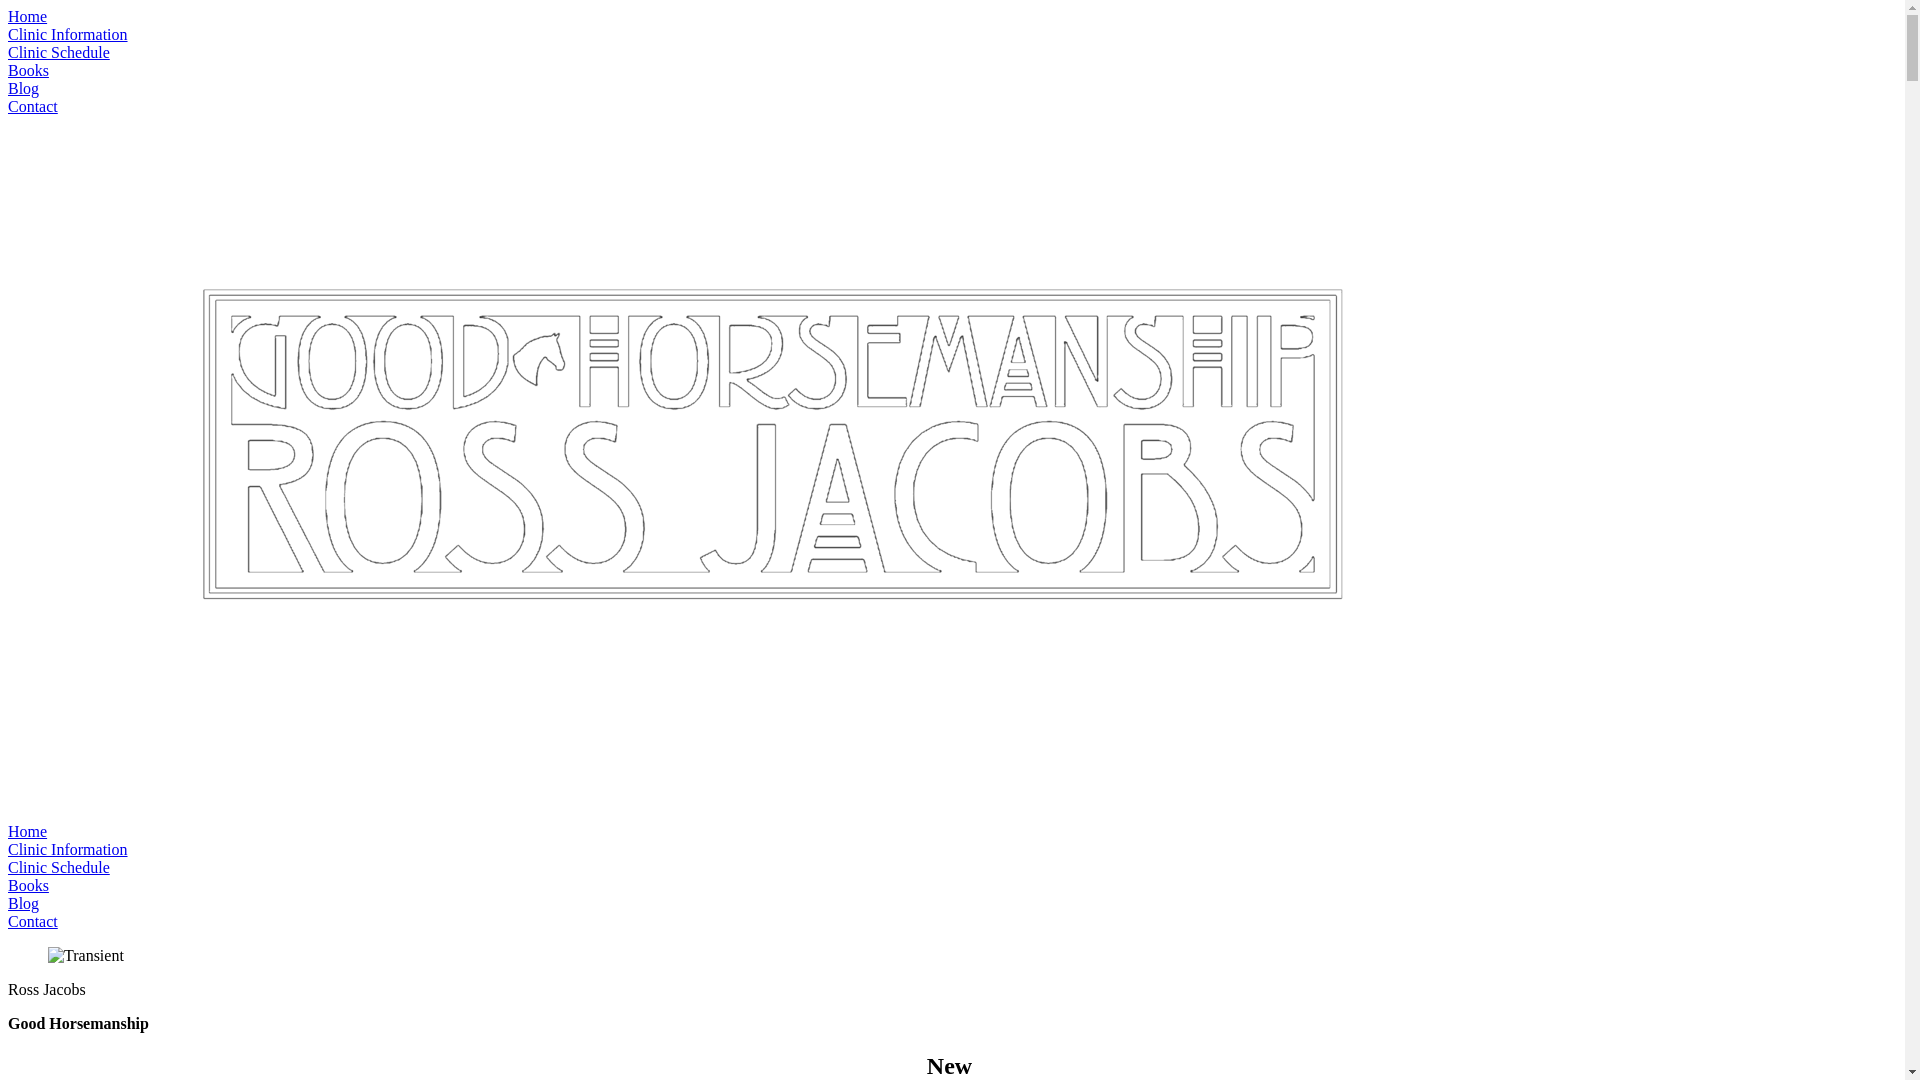 The image size is (1920, 1080). I want to click on 'Contact', so click(33, 106).